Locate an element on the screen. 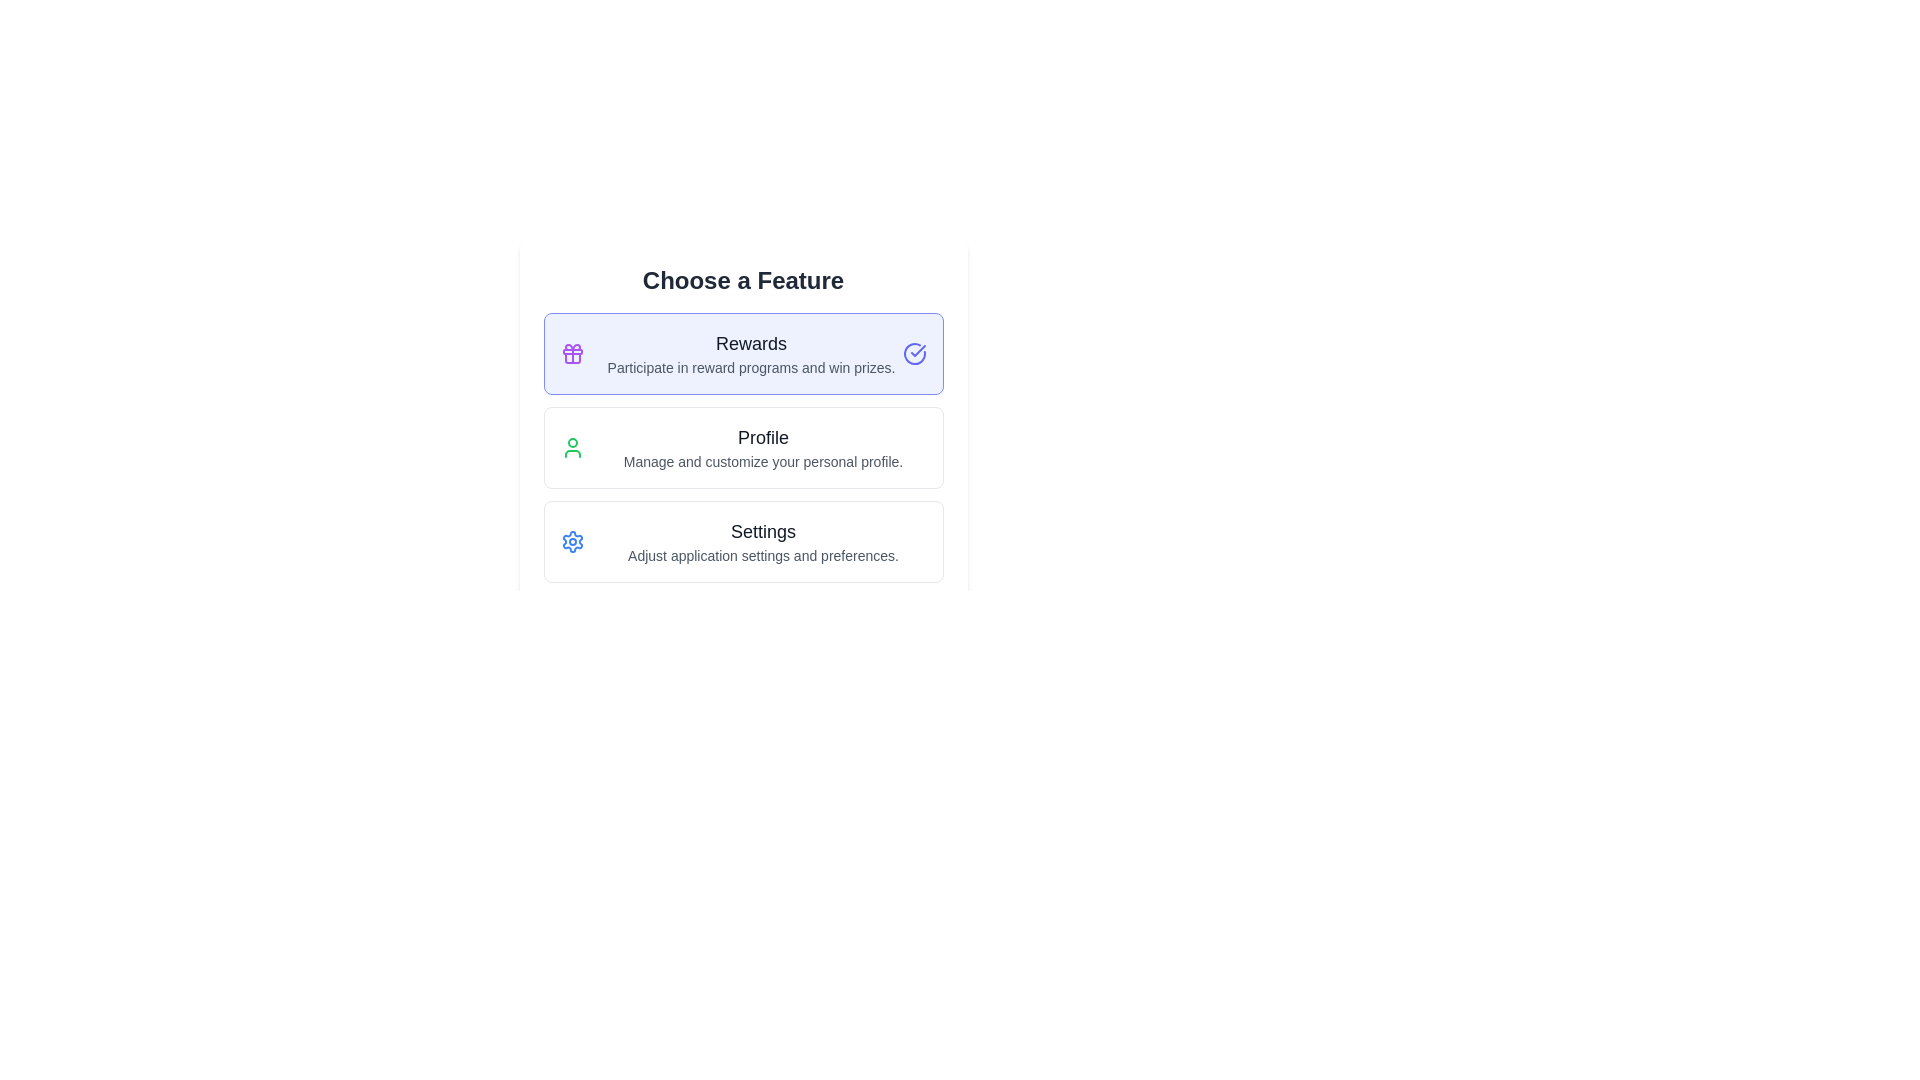  the Decorative SVG Icon, which features a blue-stroked checkmark inside a circle and is located within the 'Rewards' feature area is located at coordinates (916, 350).